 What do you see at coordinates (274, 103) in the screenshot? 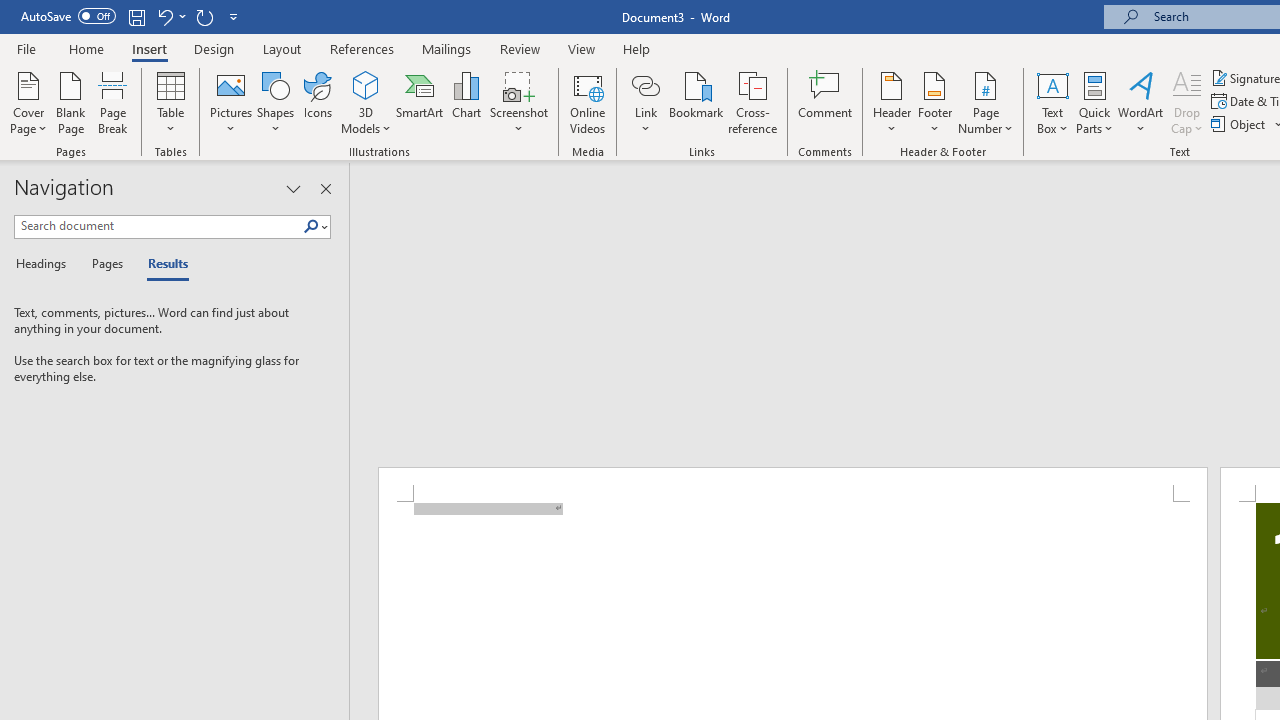
I see `'Shapes'` at bounding box center [274, 103].